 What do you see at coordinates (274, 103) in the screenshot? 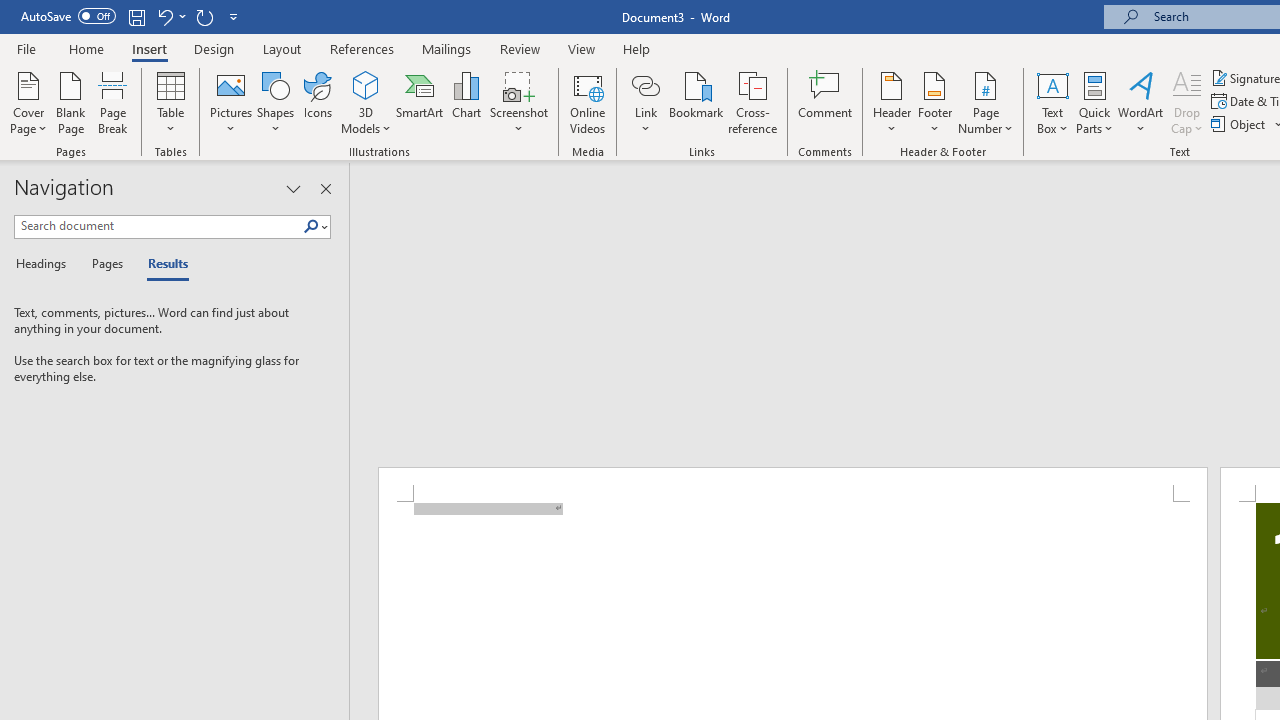
I see `'Shapes'` at bounding box center [274, 103].